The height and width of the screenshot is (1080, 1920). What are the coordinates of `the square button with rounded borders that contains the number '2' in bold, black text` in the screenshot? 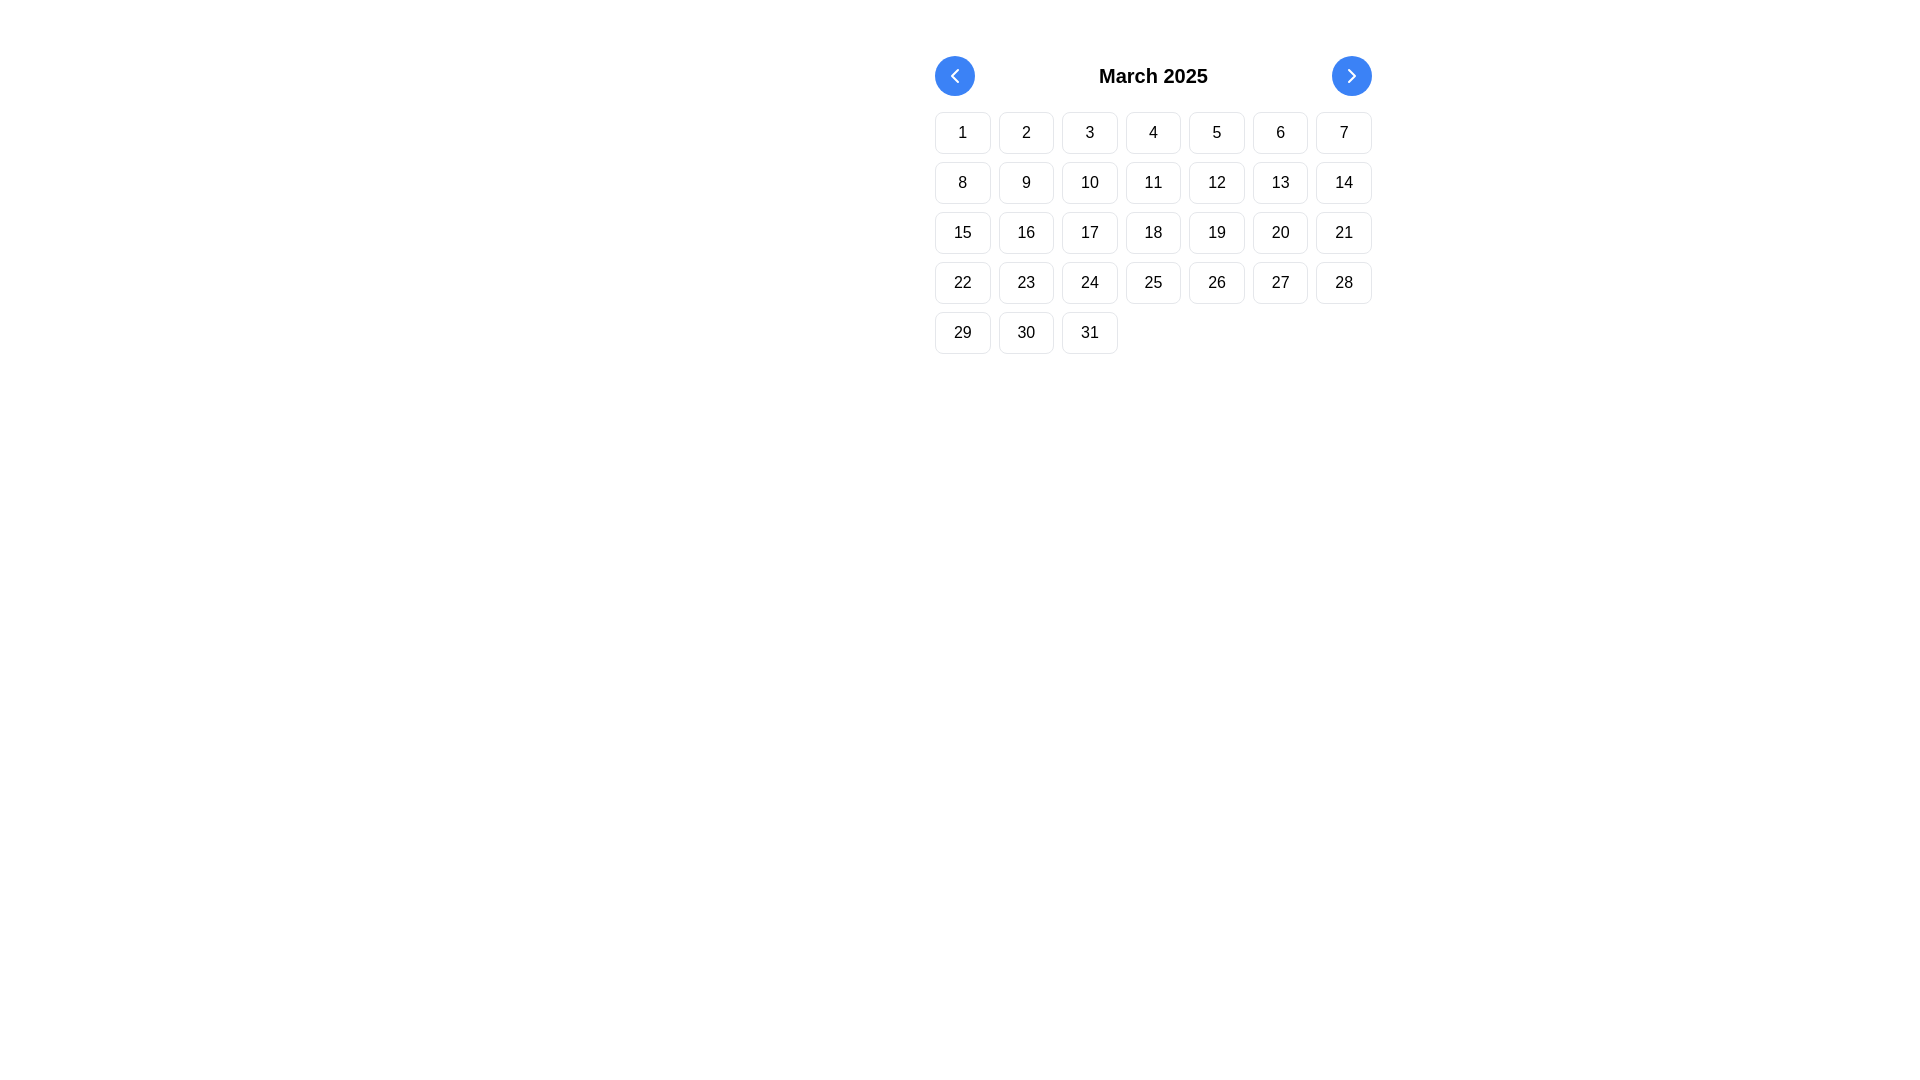 It's located at (1026, 132).